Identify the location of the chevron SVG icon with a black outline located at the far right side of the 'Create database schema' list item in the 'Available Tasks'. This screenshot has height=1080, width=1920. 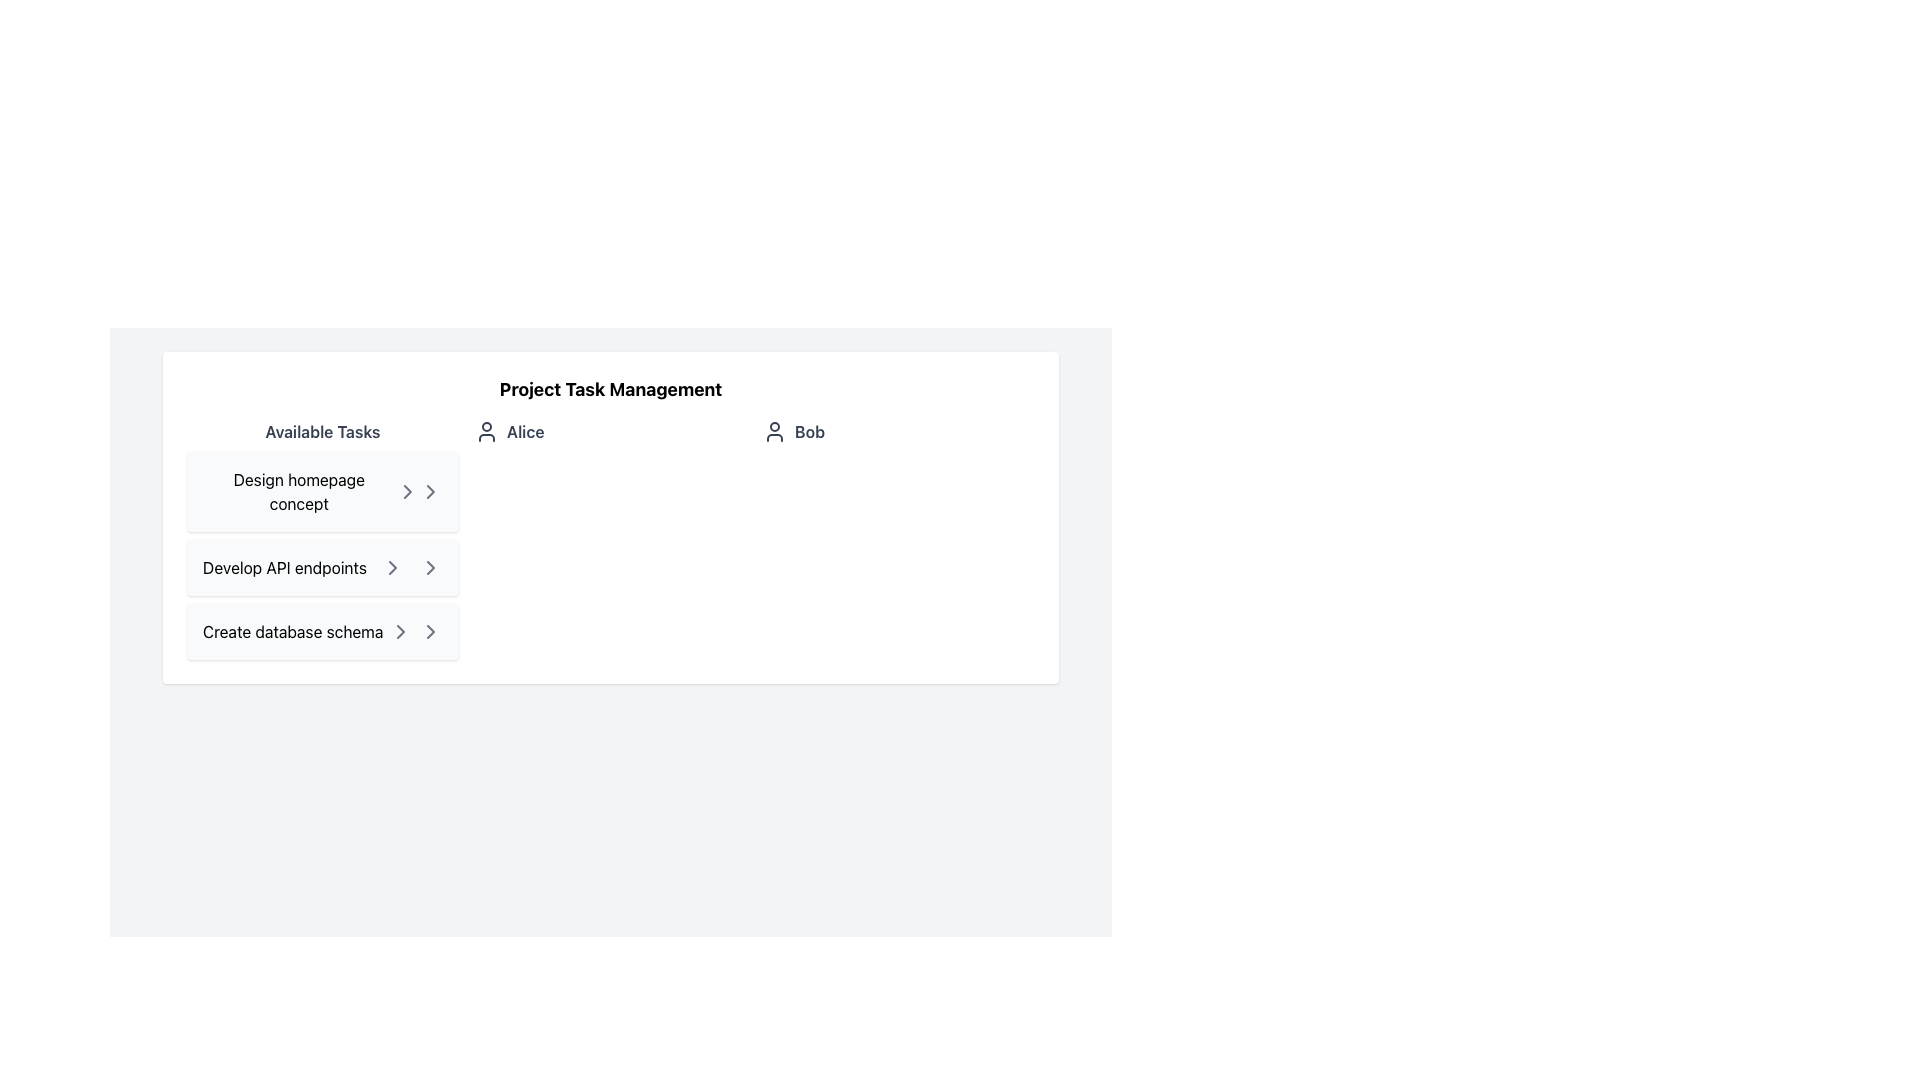
(400, 632).